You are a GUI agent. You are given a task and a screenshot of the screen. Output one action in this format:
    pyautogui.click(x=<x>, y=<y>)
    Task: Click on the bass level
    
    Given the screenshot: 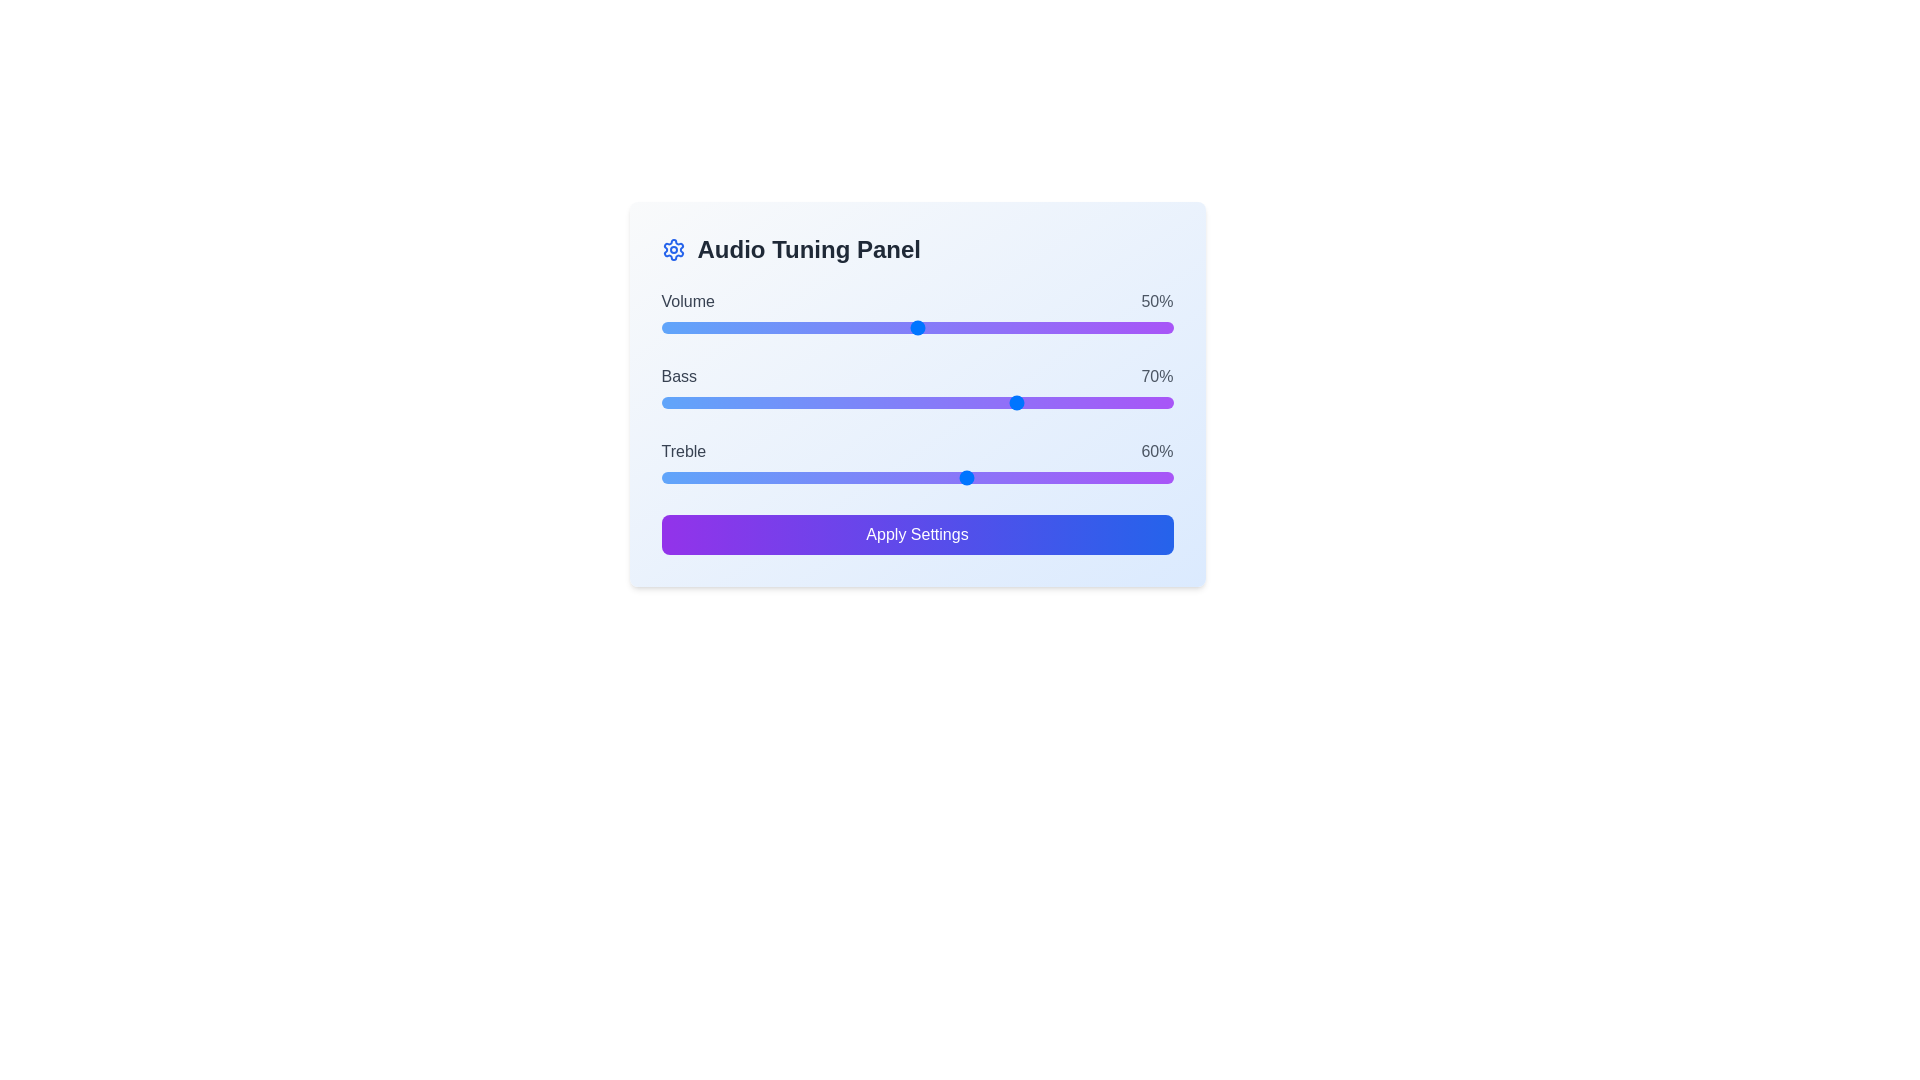 What is the action you would take?
    pyautogui.click(x=1158, y=402)
    